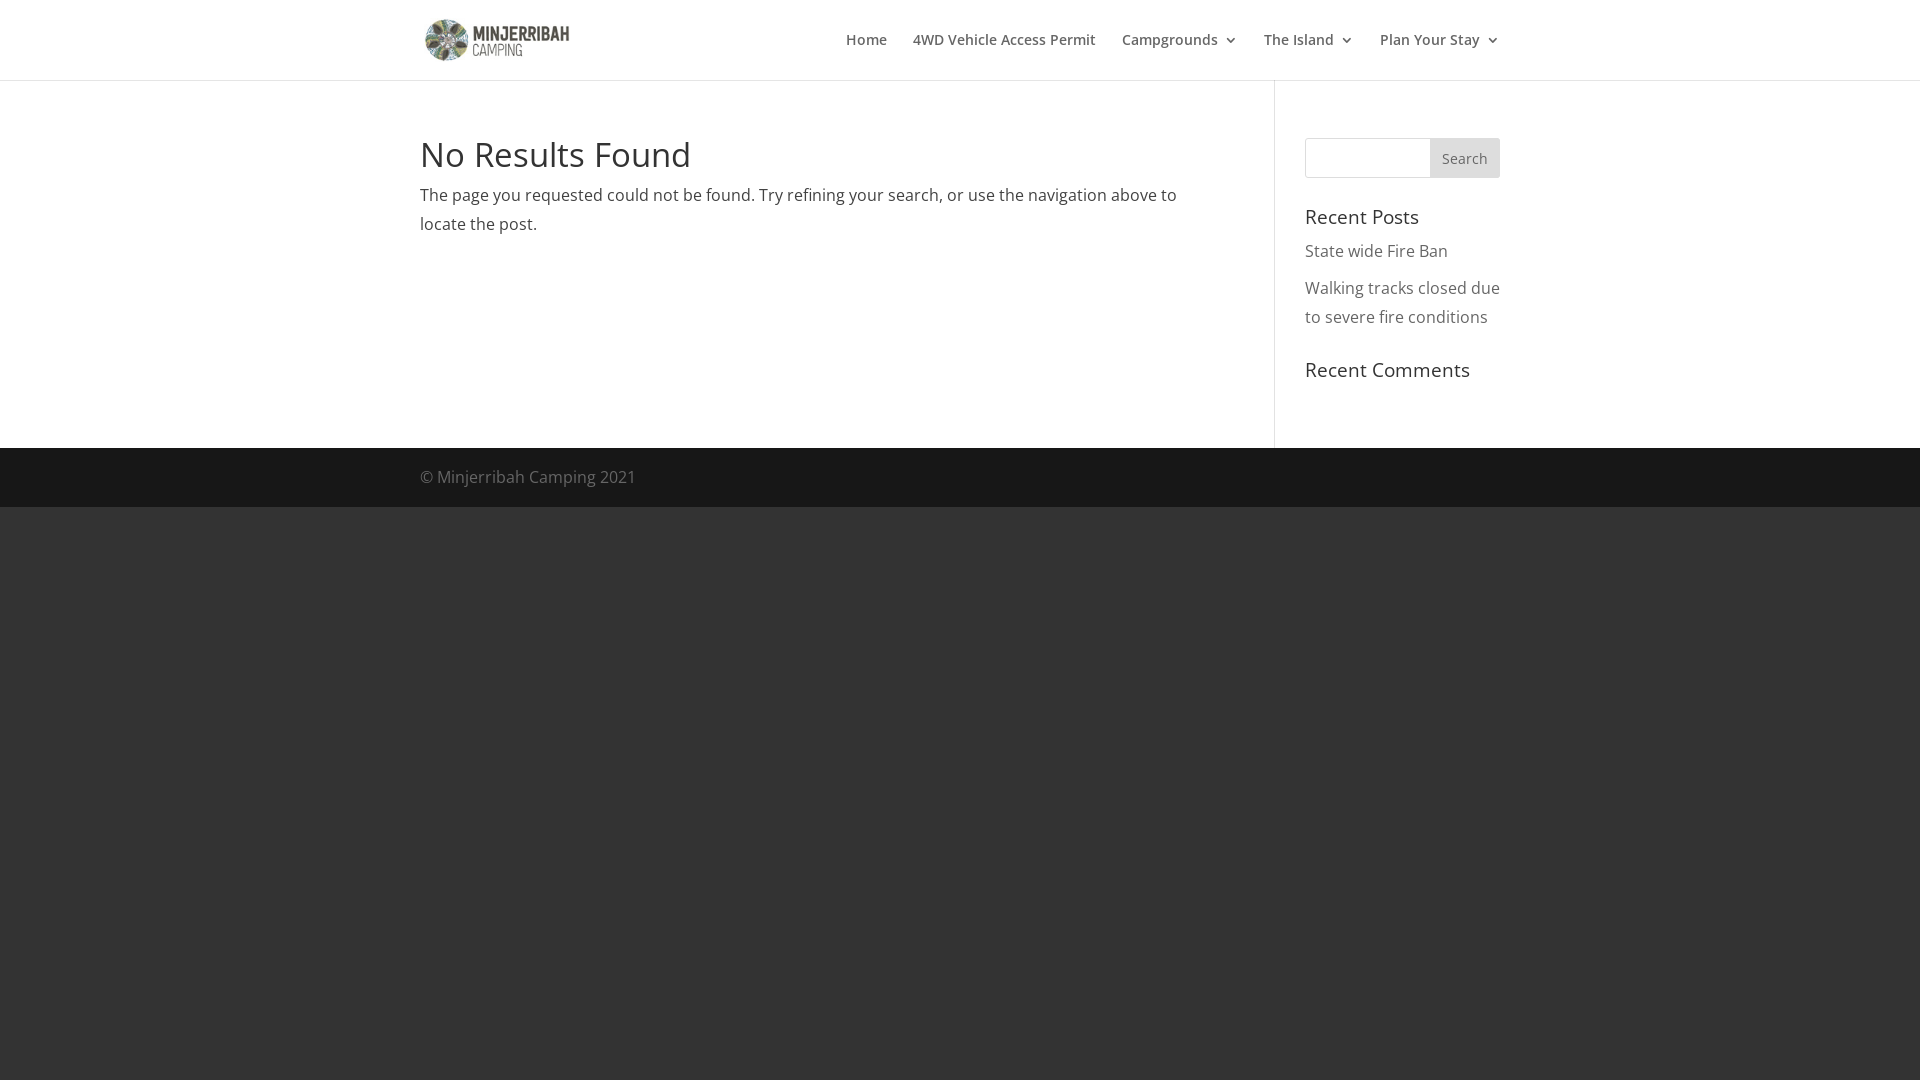 This screenshot has height=1080, width=1920. Describe the element at coordinates (1440, 55) in the screenshot. I see `'Plan Your Stay'` at that location.